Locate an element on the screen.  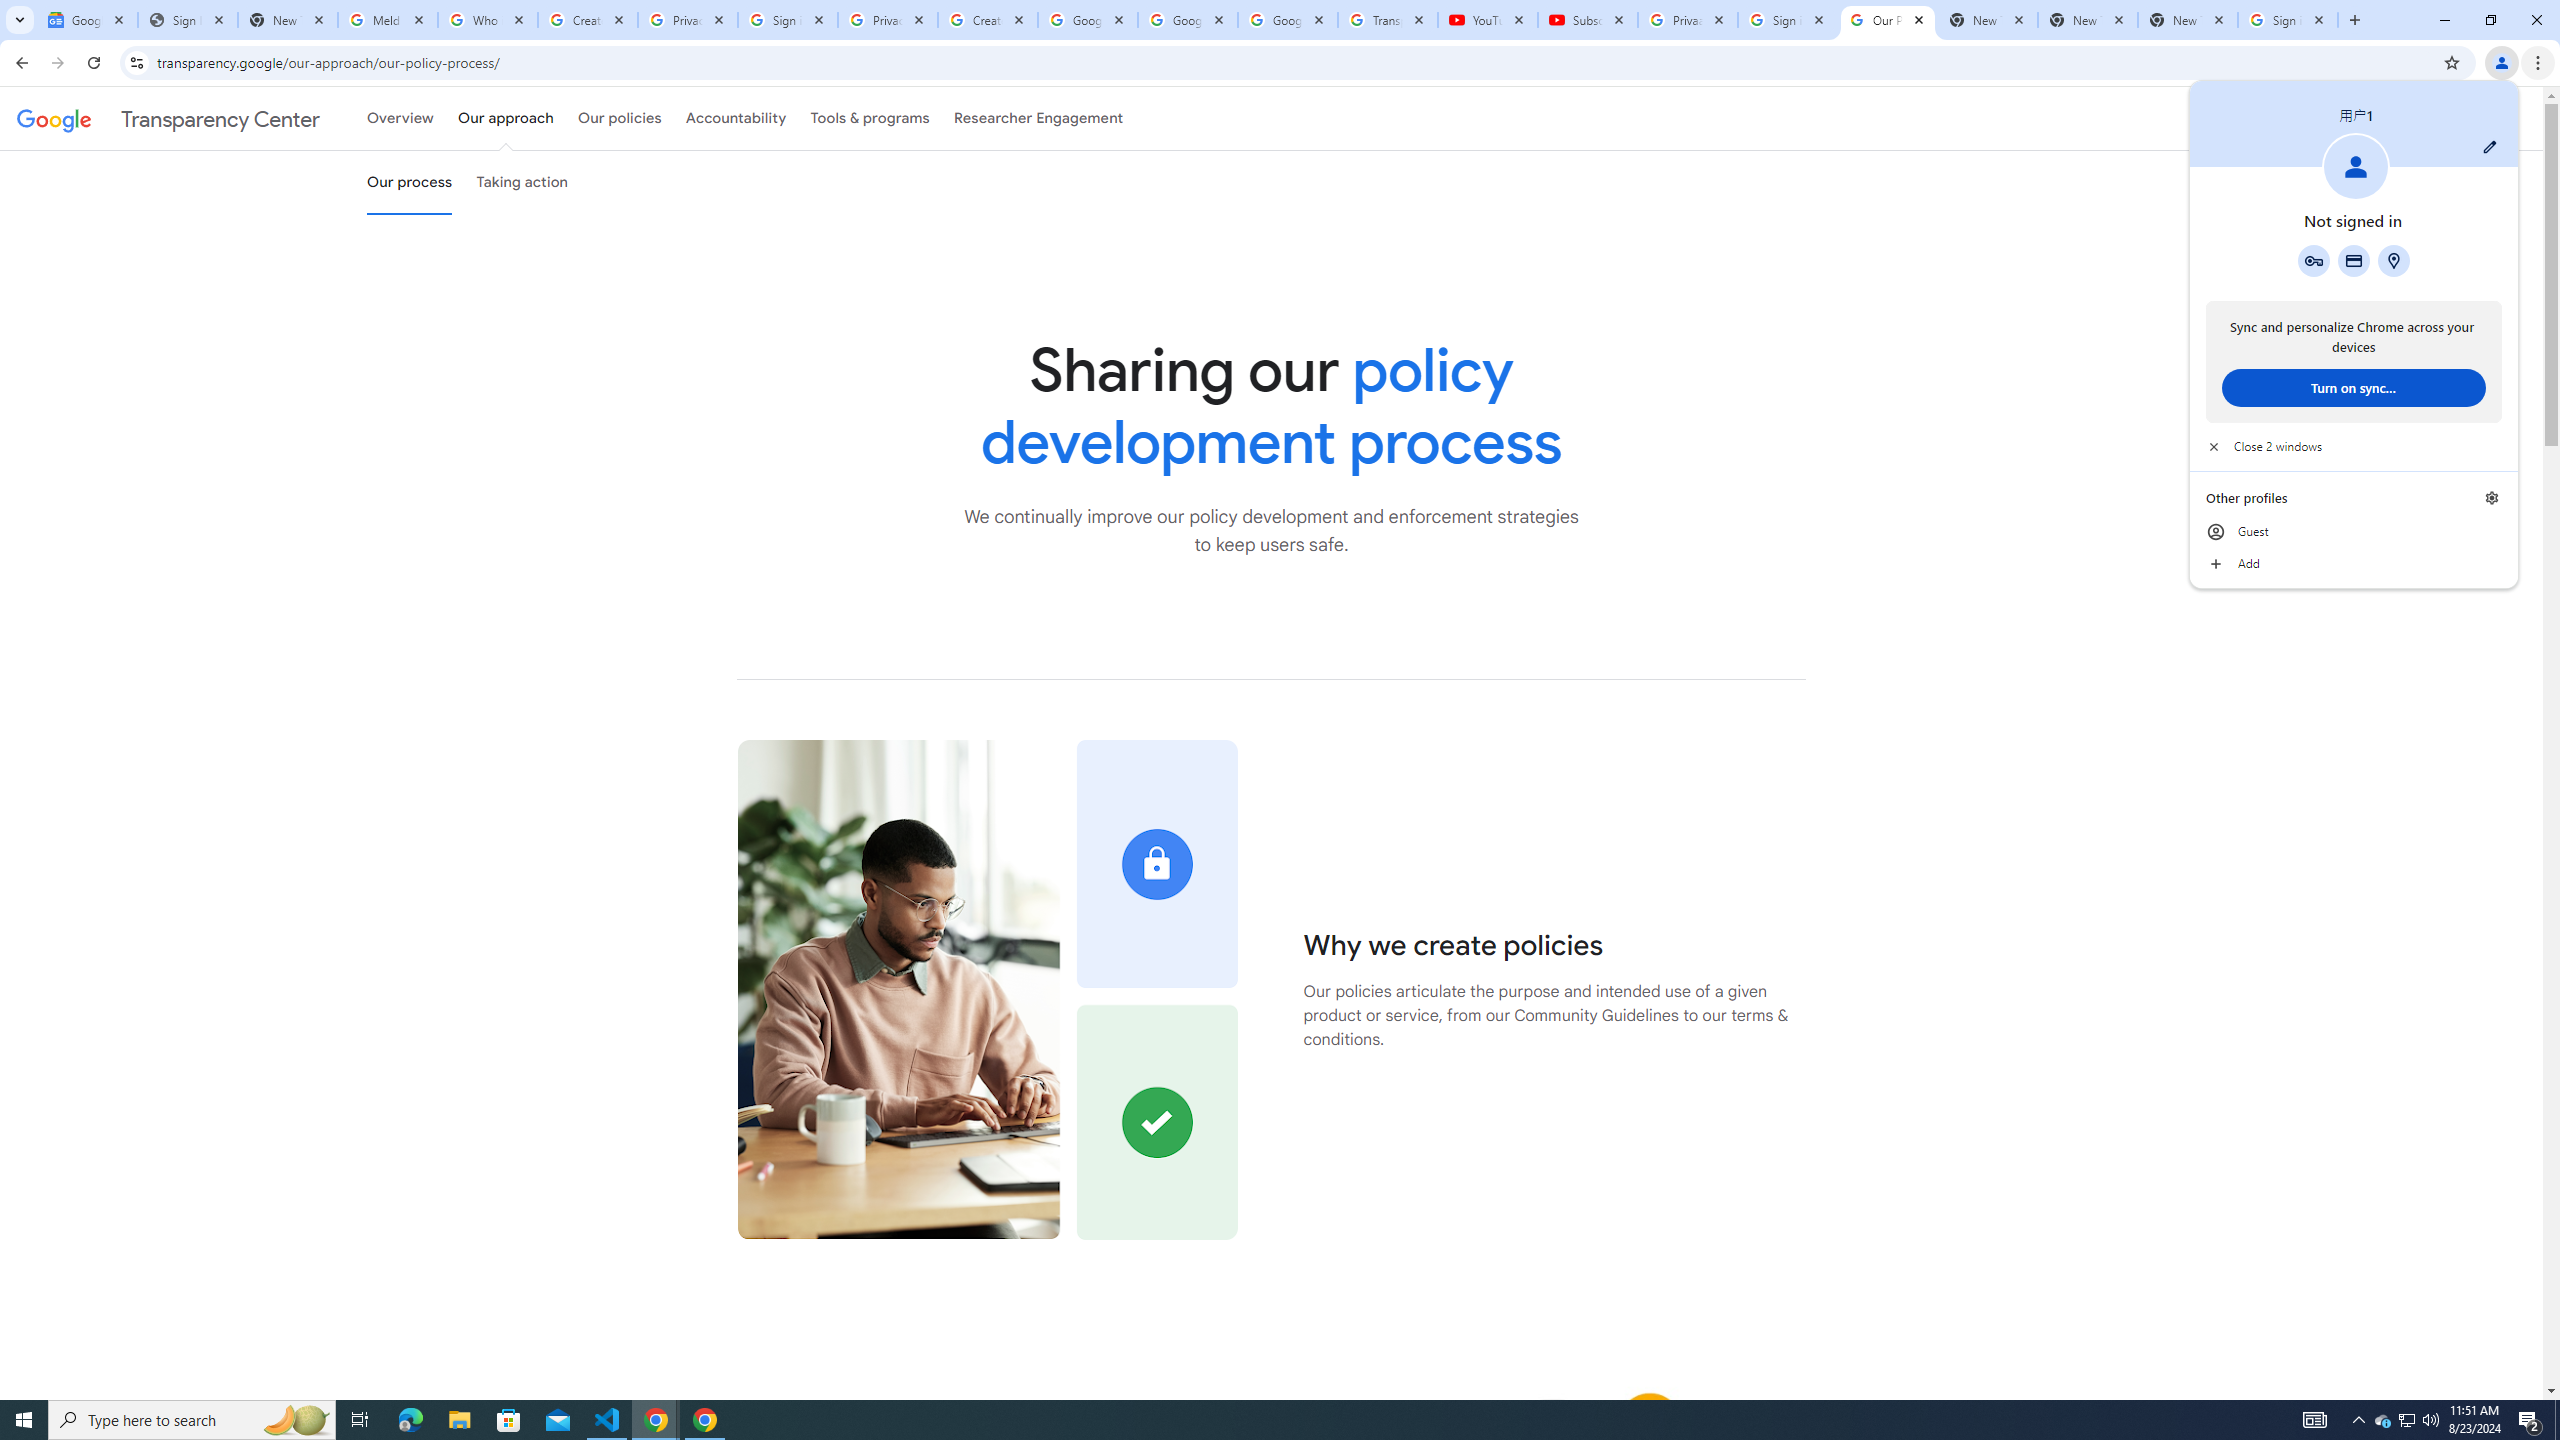
'Show desktop' is located at coordinates (2556, 1418).